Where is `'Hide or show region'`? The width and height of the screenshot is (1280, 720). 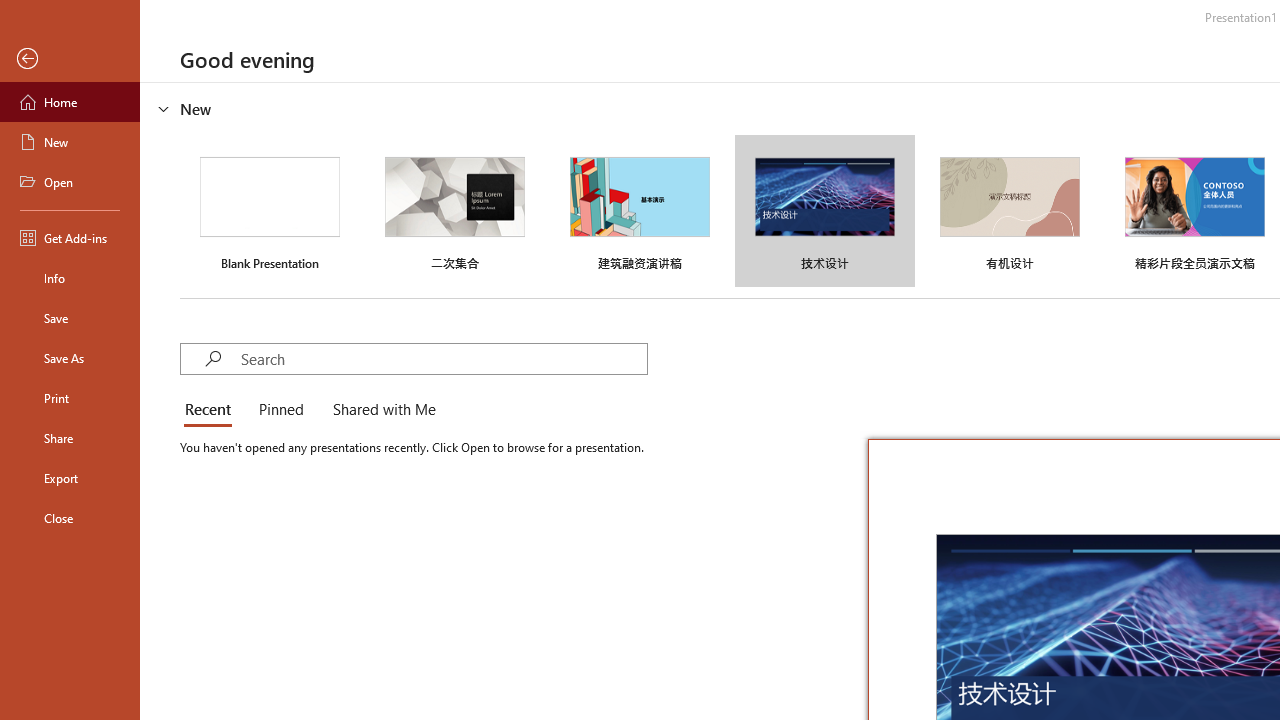 'Hide or show region' is located at coordinates (164, 109).